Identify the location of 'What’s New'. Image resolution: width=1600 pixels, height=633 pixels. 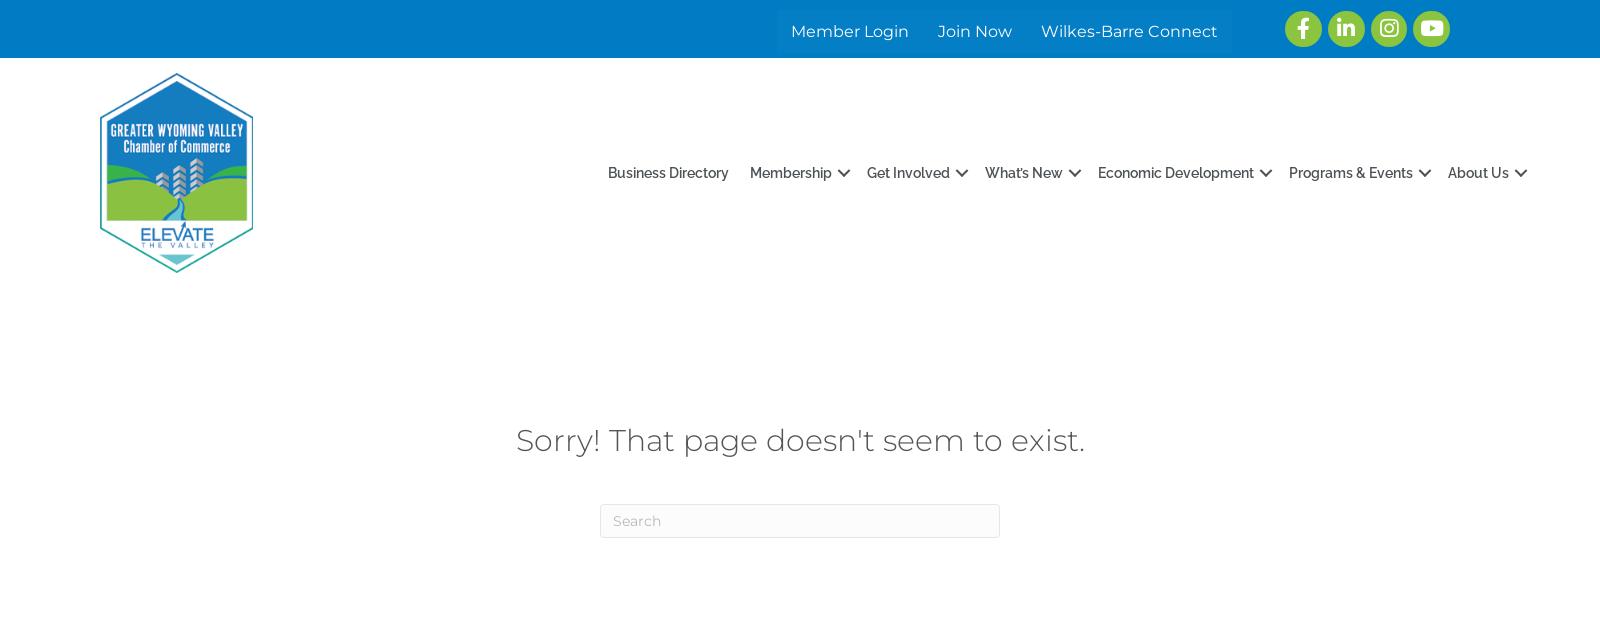
(983, 171).